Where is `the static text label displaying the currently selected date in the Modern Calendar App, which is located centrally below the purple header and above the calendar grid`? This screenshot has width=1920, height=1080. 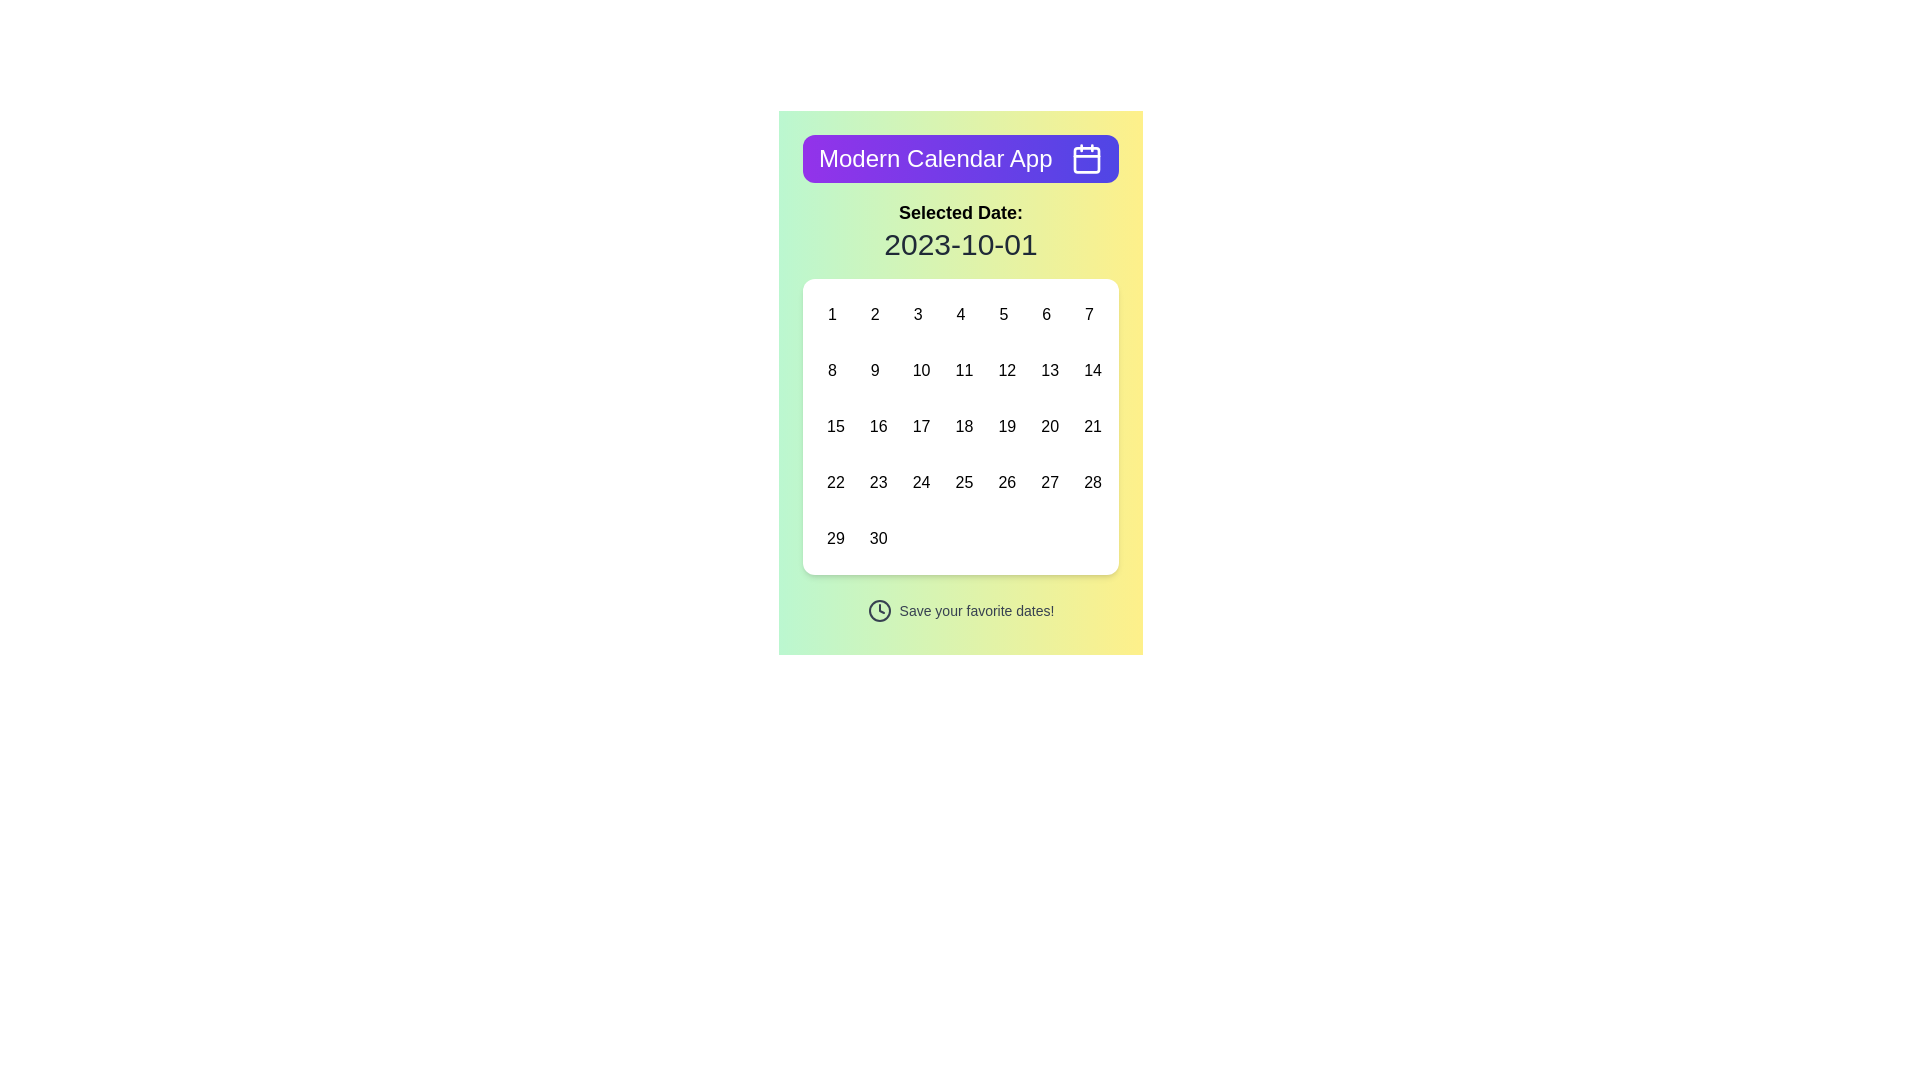
the static text label displaying the currently selected date in the Modern Calendar App, which is located centrally below the purple header and above the calendar grid is located at coordinates (960, 230).